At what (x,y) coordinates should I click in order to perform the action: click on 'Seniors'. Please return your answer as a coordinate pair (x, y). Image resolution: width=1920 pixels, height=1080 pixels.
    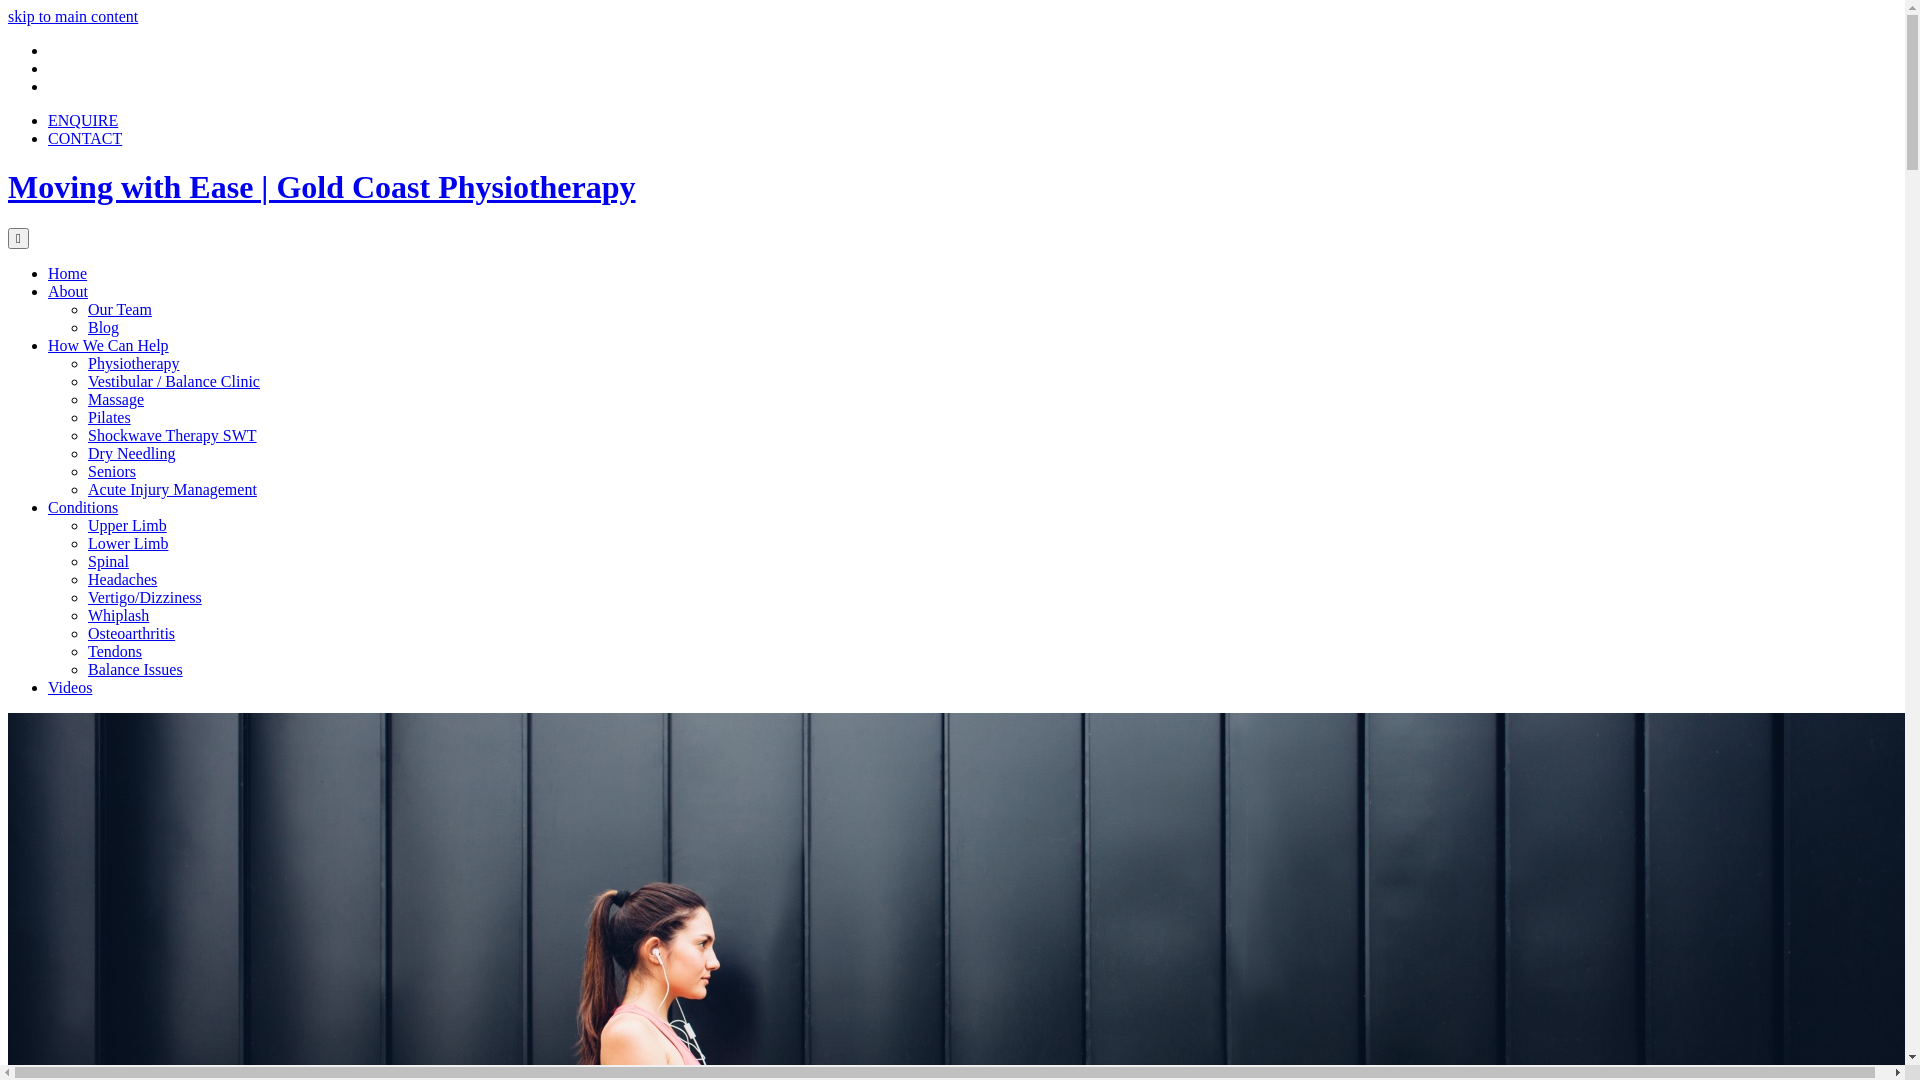
    Looking at the image, I should click on (110, 471).